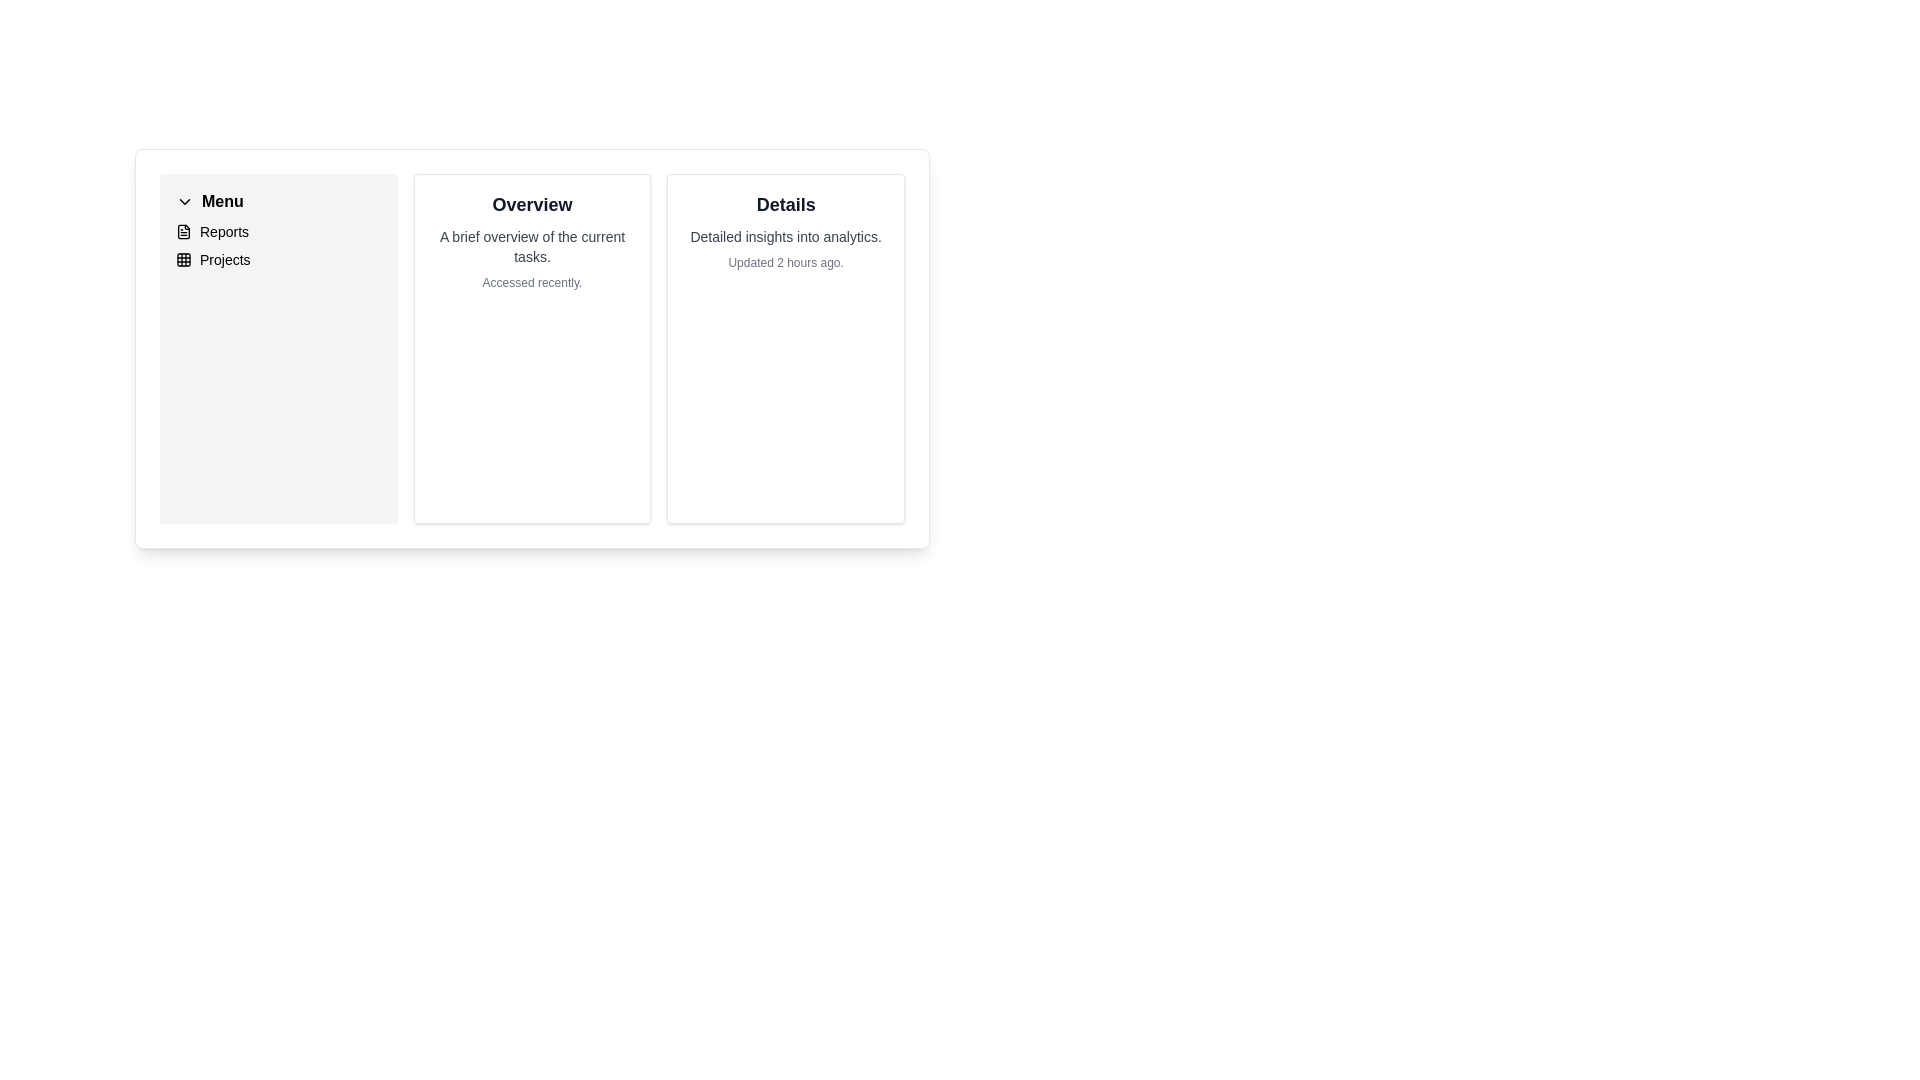 The width and height of the screenshot is (1920, 1080). I want to click on the Reports icon located in the menu panel on the left side of the interface, positioned next to the text 'Reports', so click(183, 230).